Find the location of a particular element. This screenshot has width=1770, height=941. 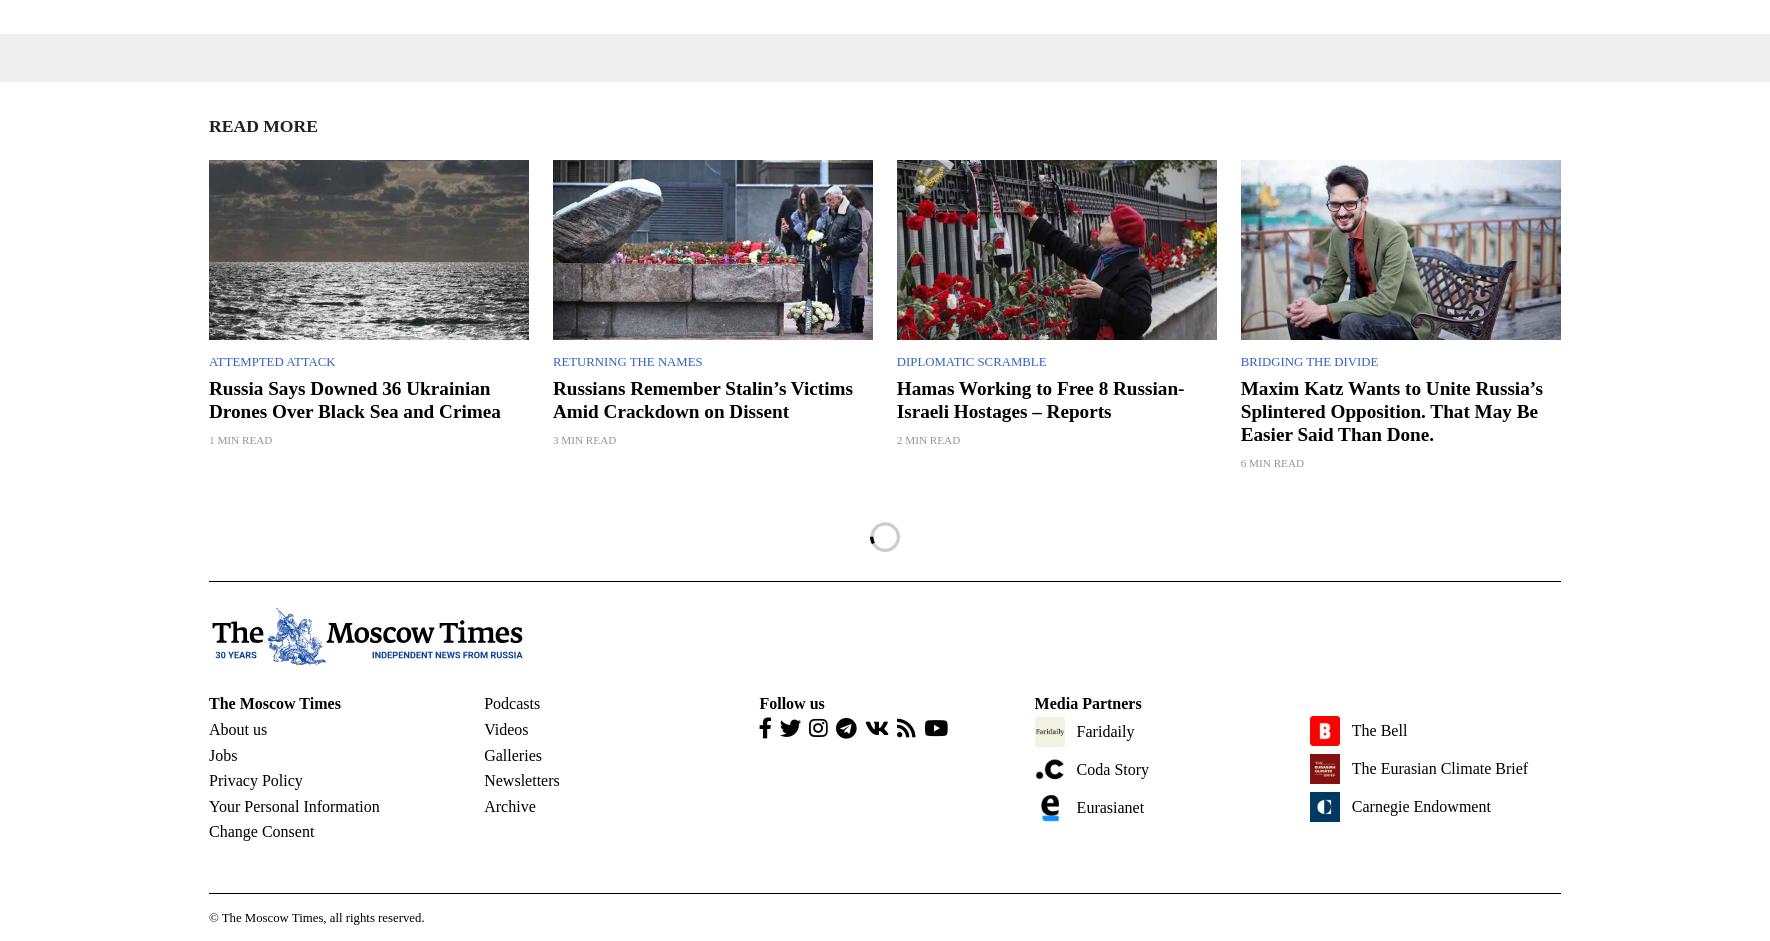

'Galleries' is located at coordinates (512, 753).